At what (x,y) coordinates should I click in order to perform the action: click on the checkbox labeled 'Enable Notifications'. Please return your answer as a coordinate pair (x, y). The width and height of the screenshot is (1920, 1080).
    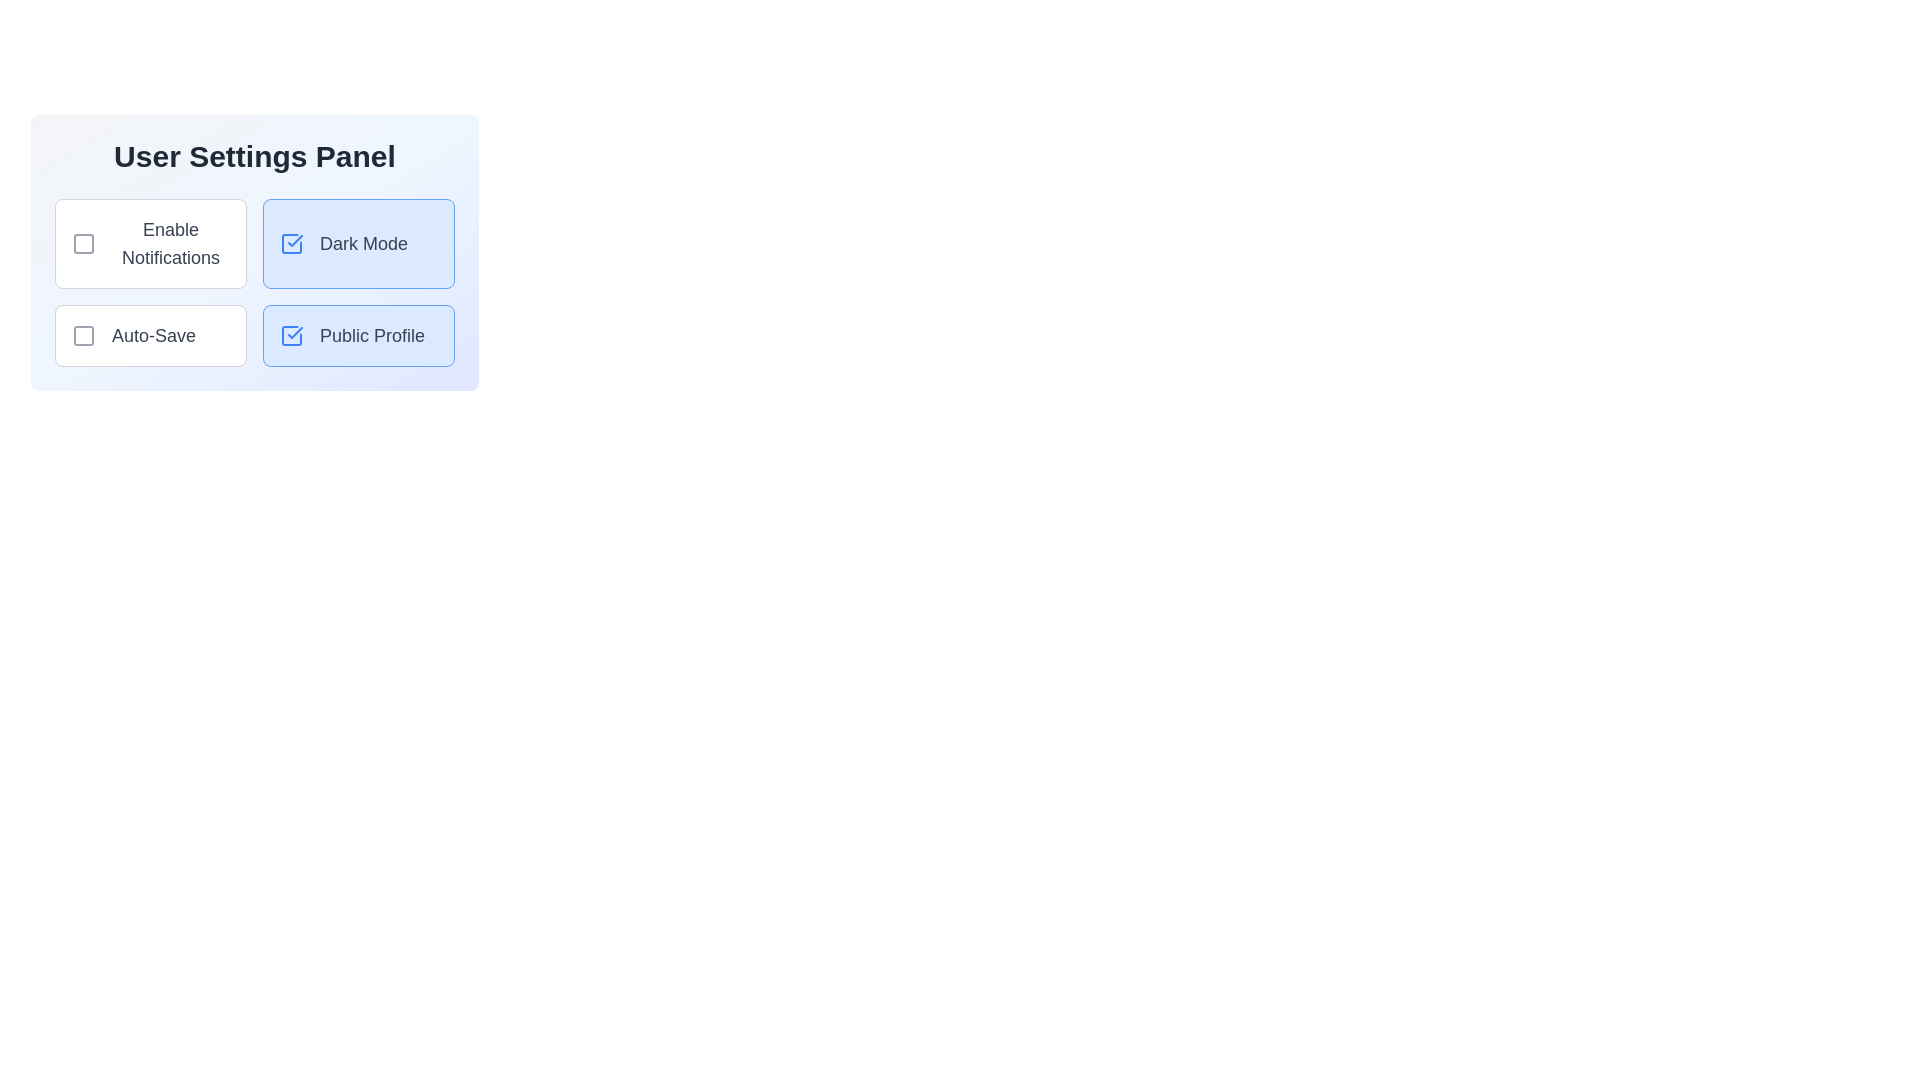
    Looking at the image, I should click on (149, 242).